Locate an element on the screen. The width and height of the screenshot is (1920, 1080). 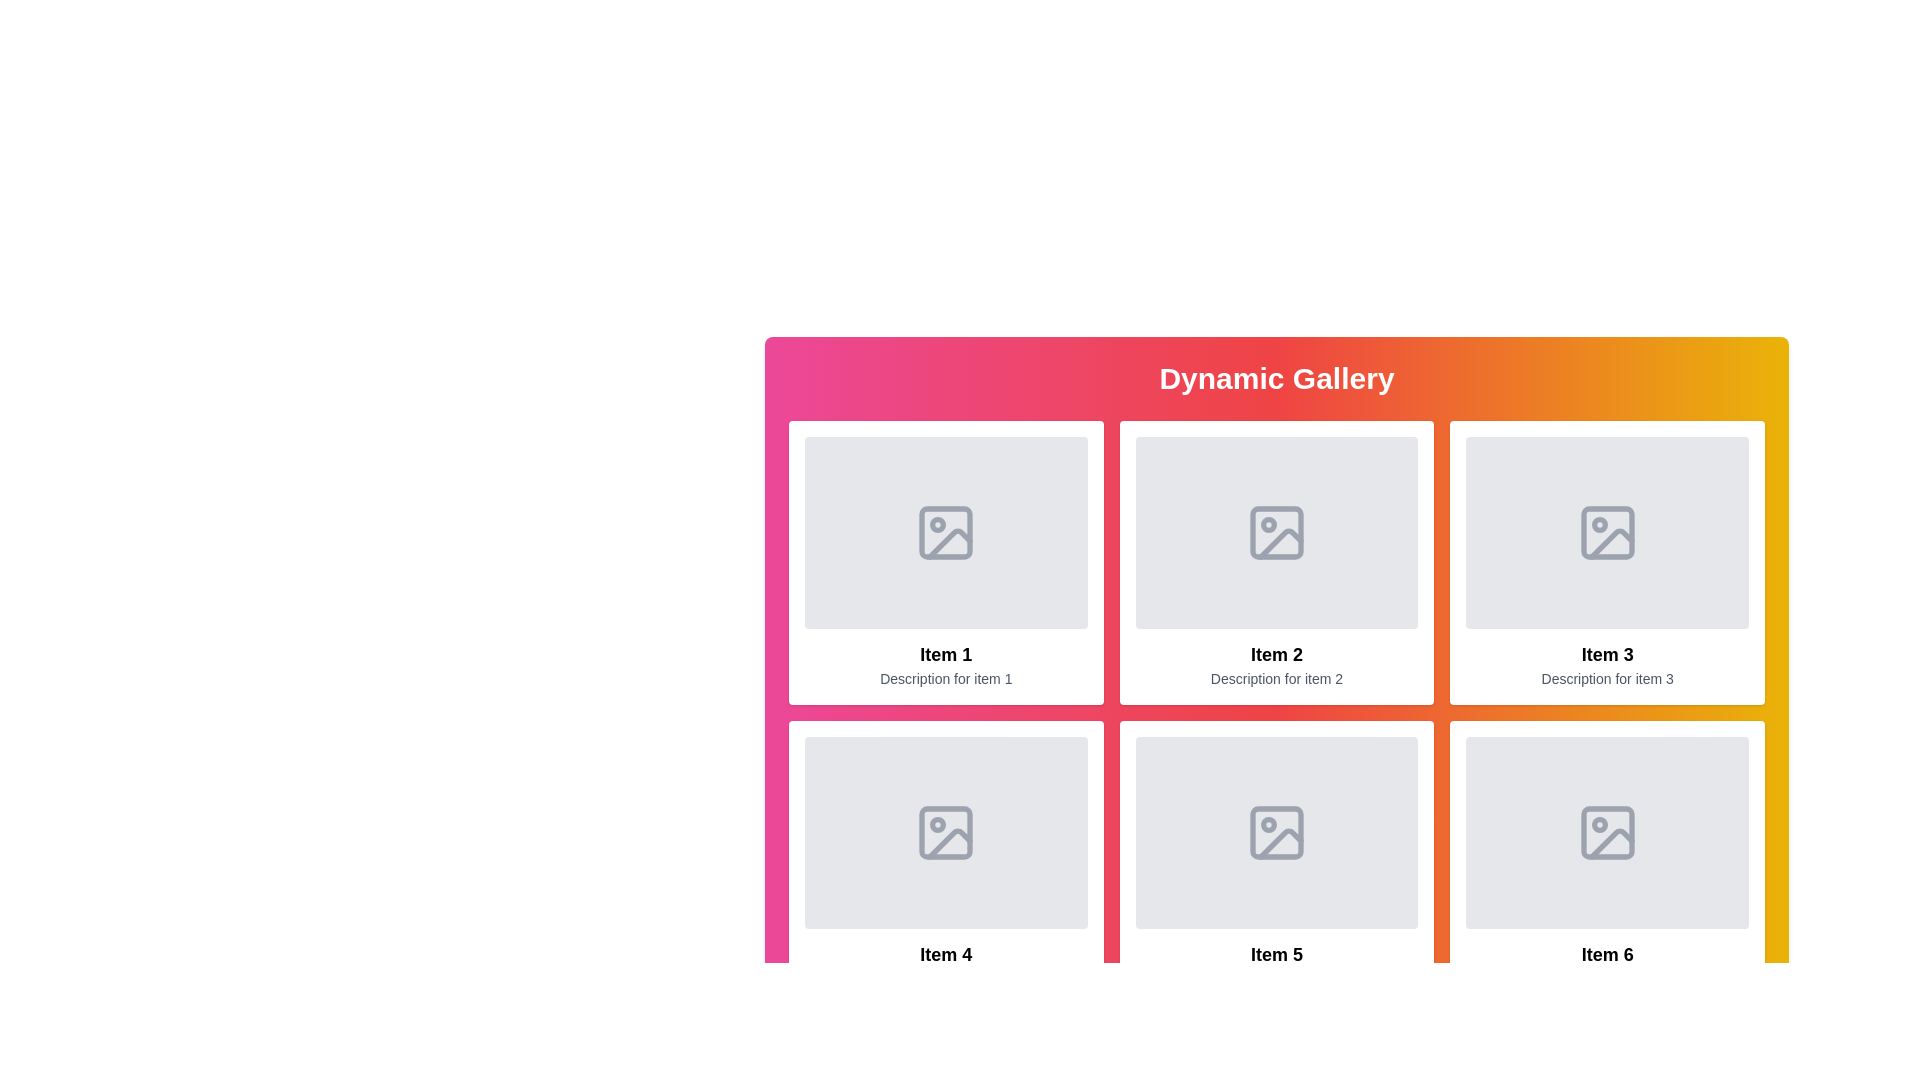
the Text Header element that serves as the title for the section, which is centered horizontally at the top of the section with a gradient background is located at coordinates (1275, 378).